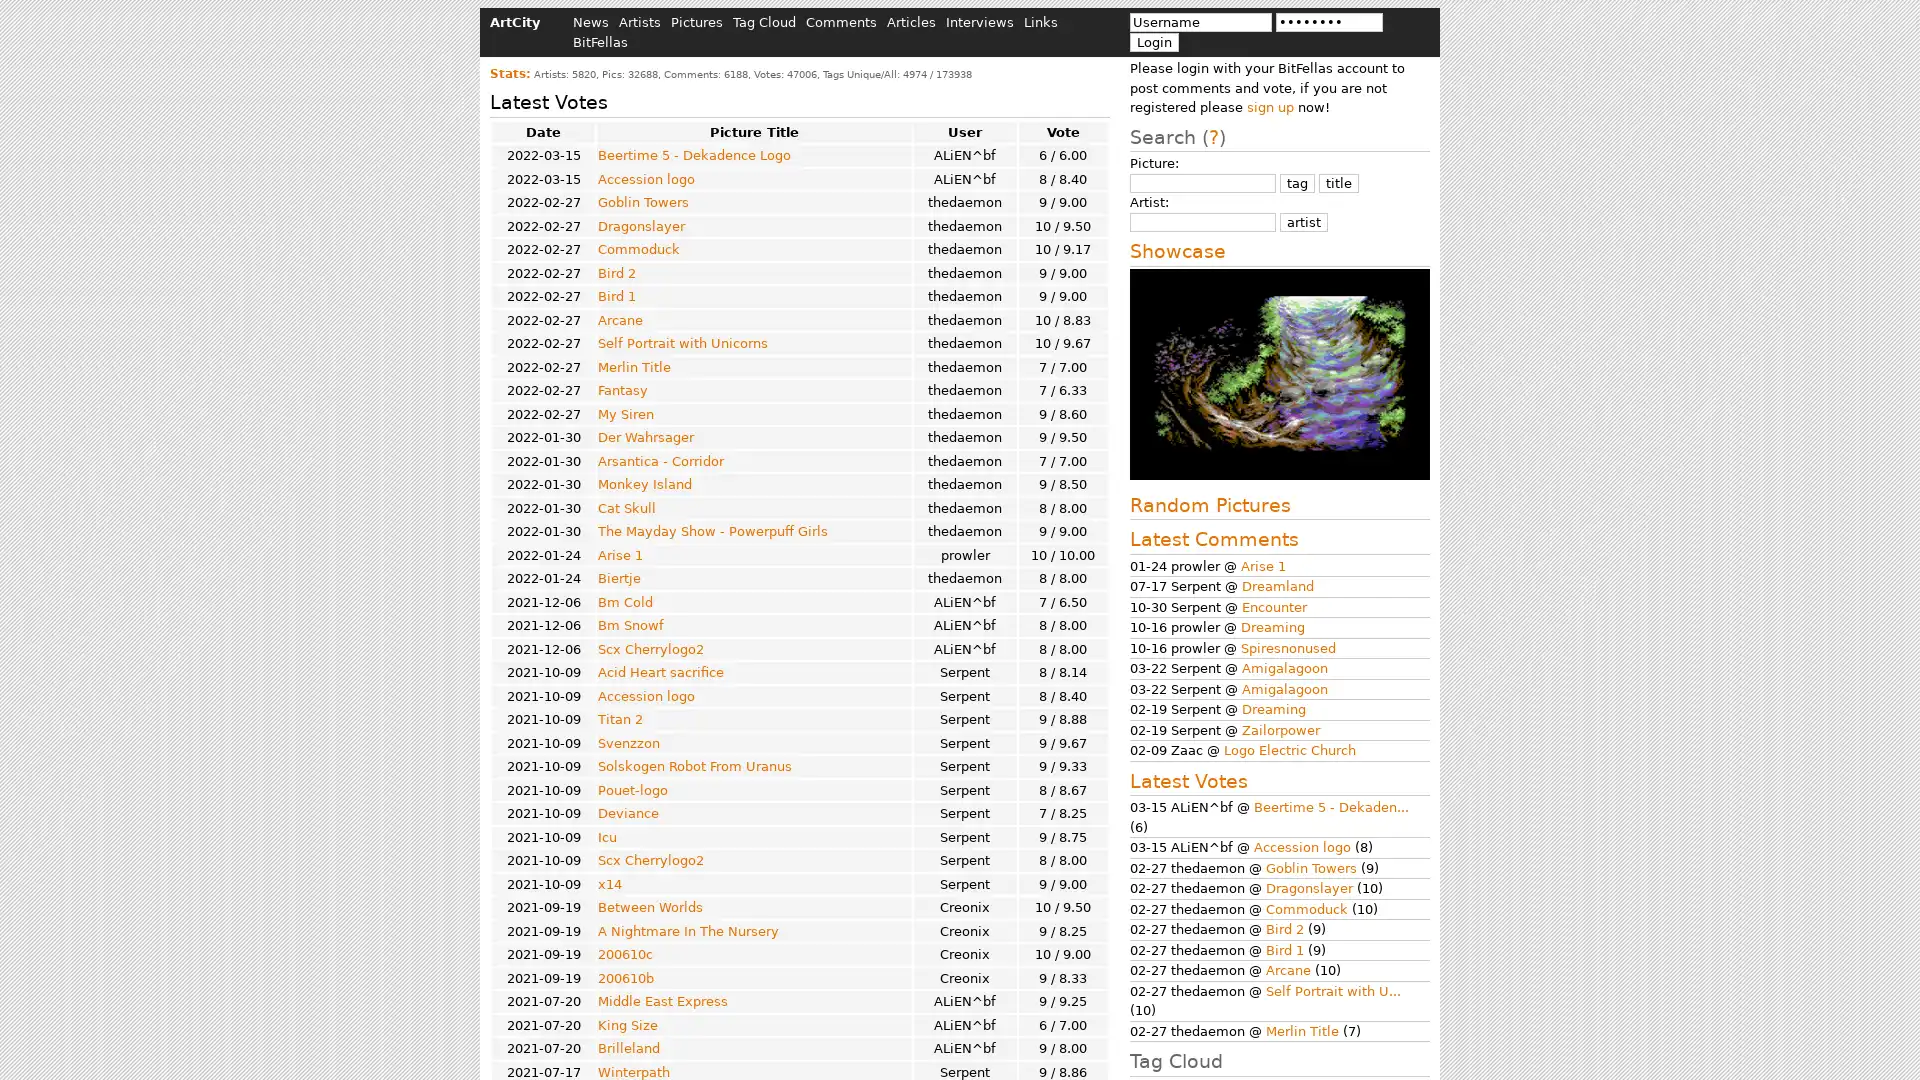 This screenshot has width=1920, height=1080. I want to click on Login, so click(1154, 41).